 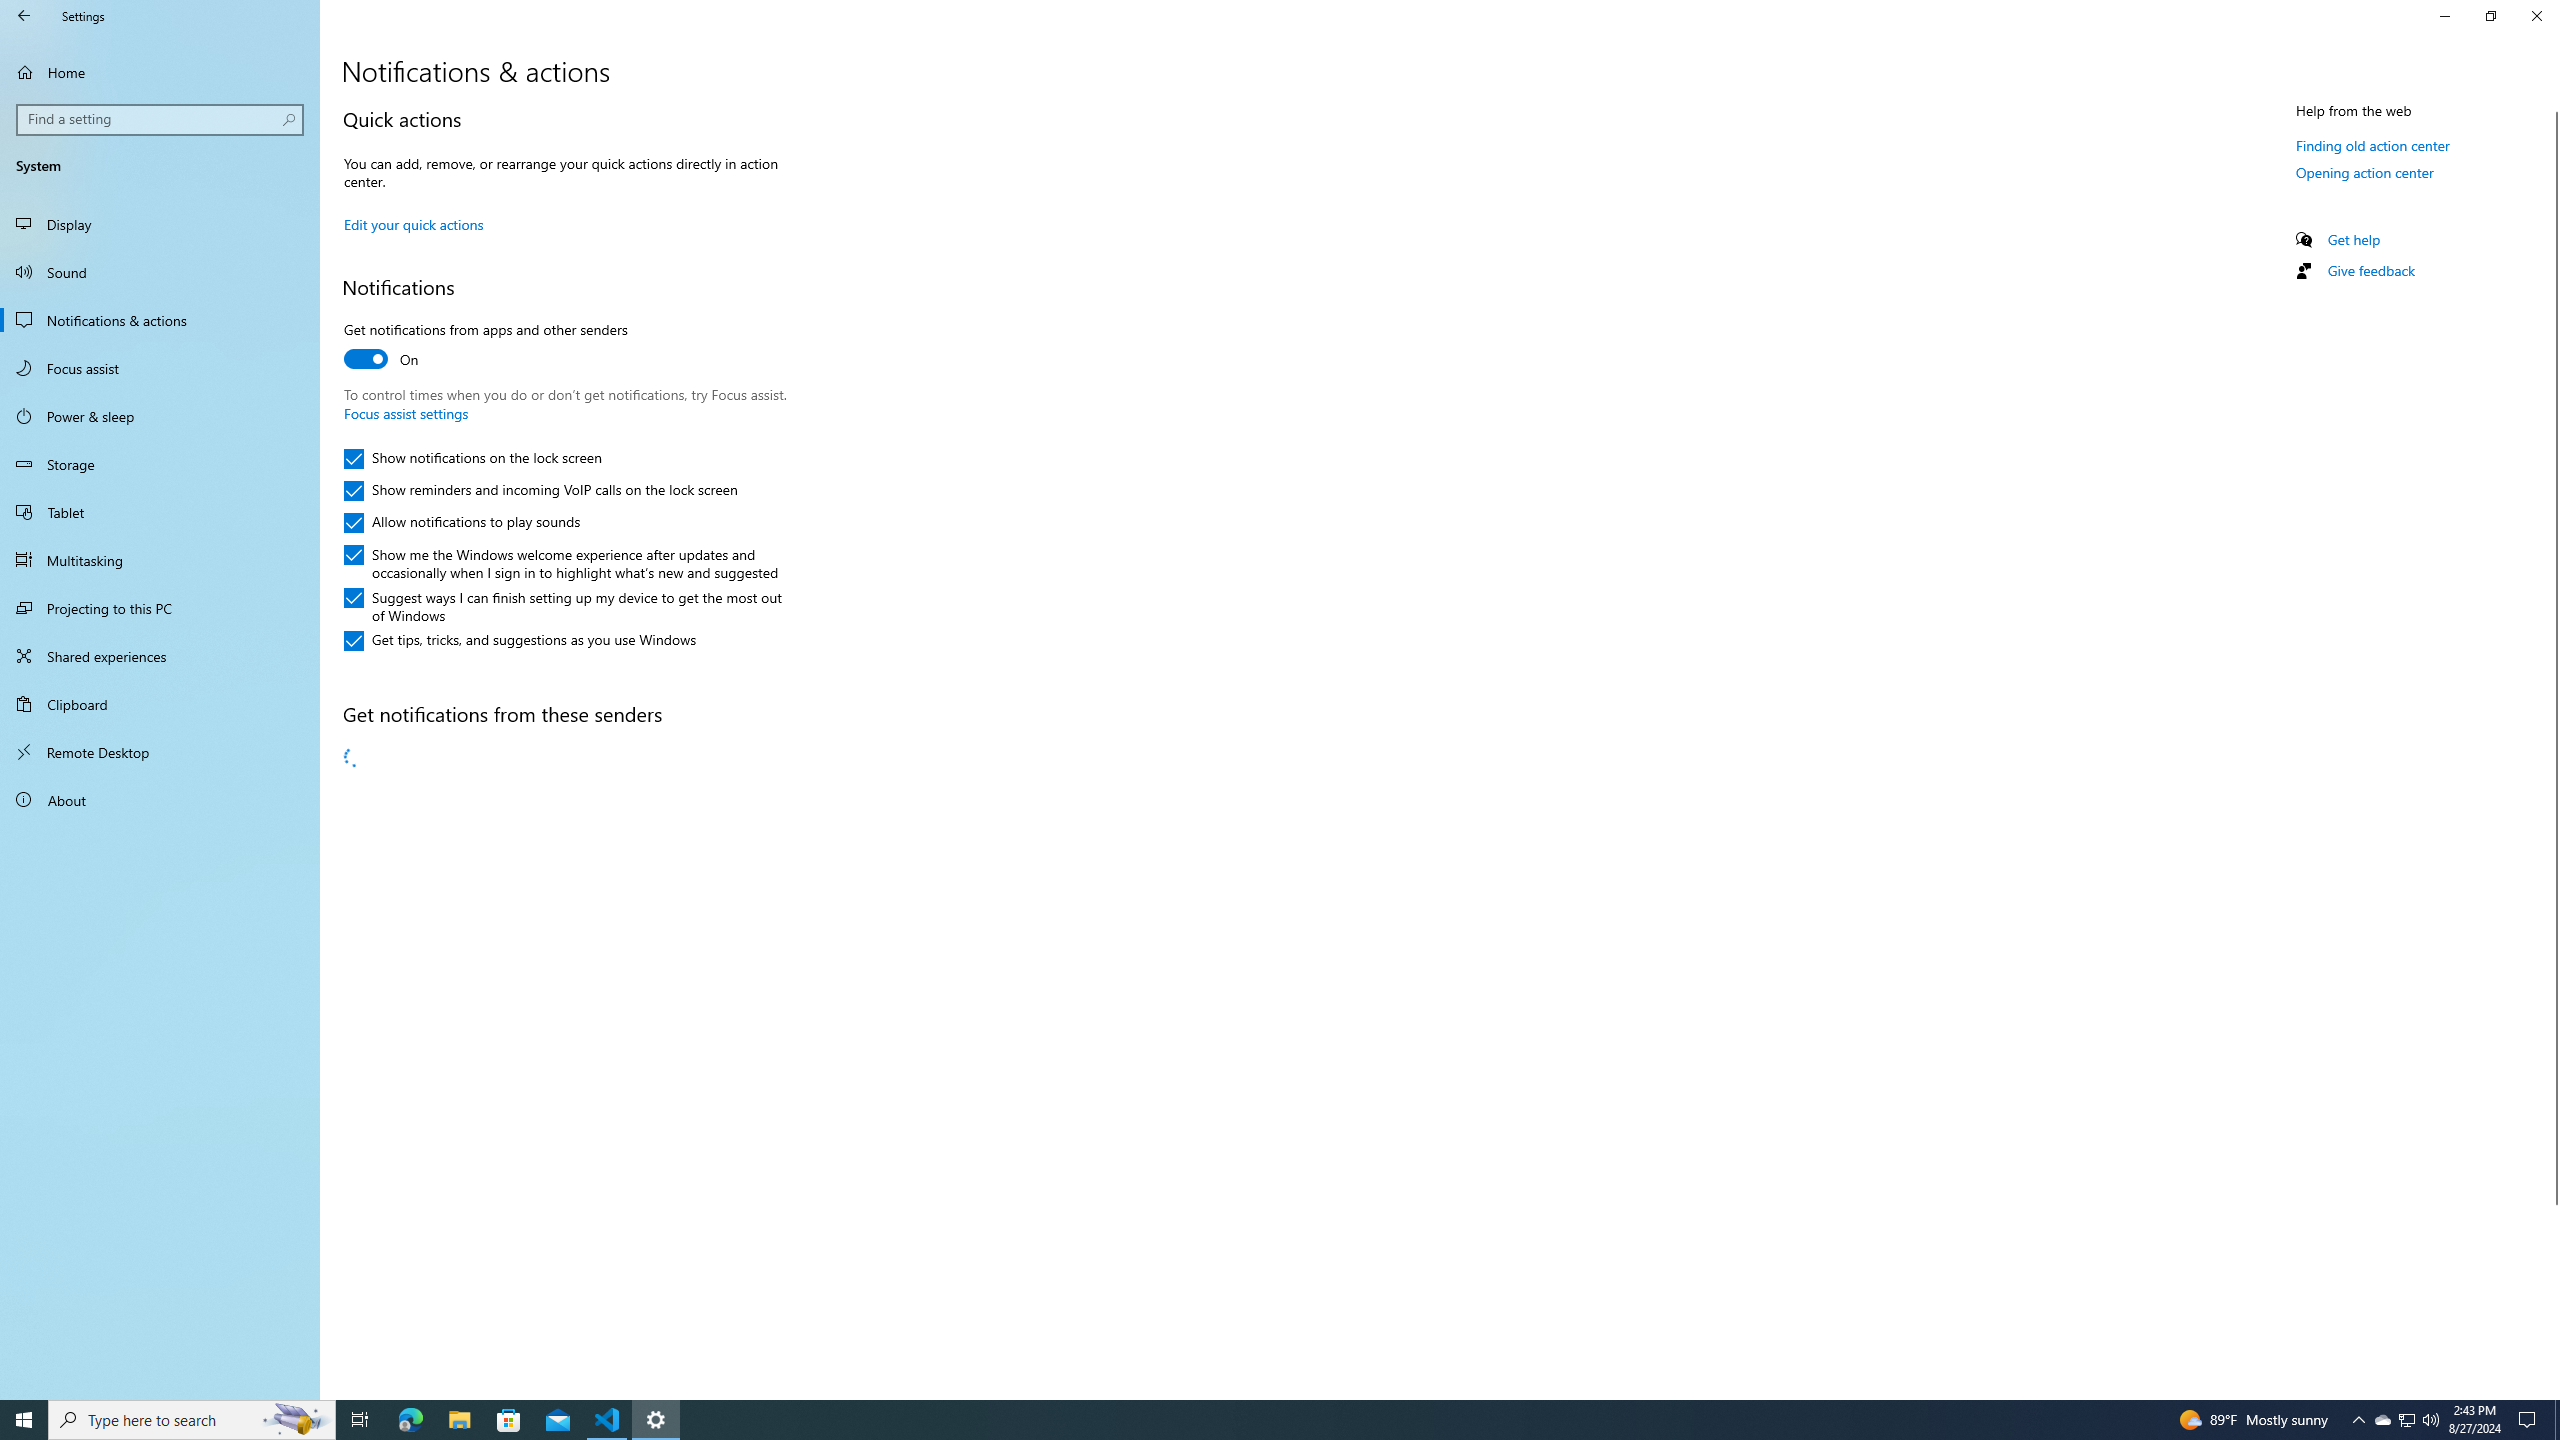 I want to click on 'Allow notifications to play sounds', so click(x=461, y=521).